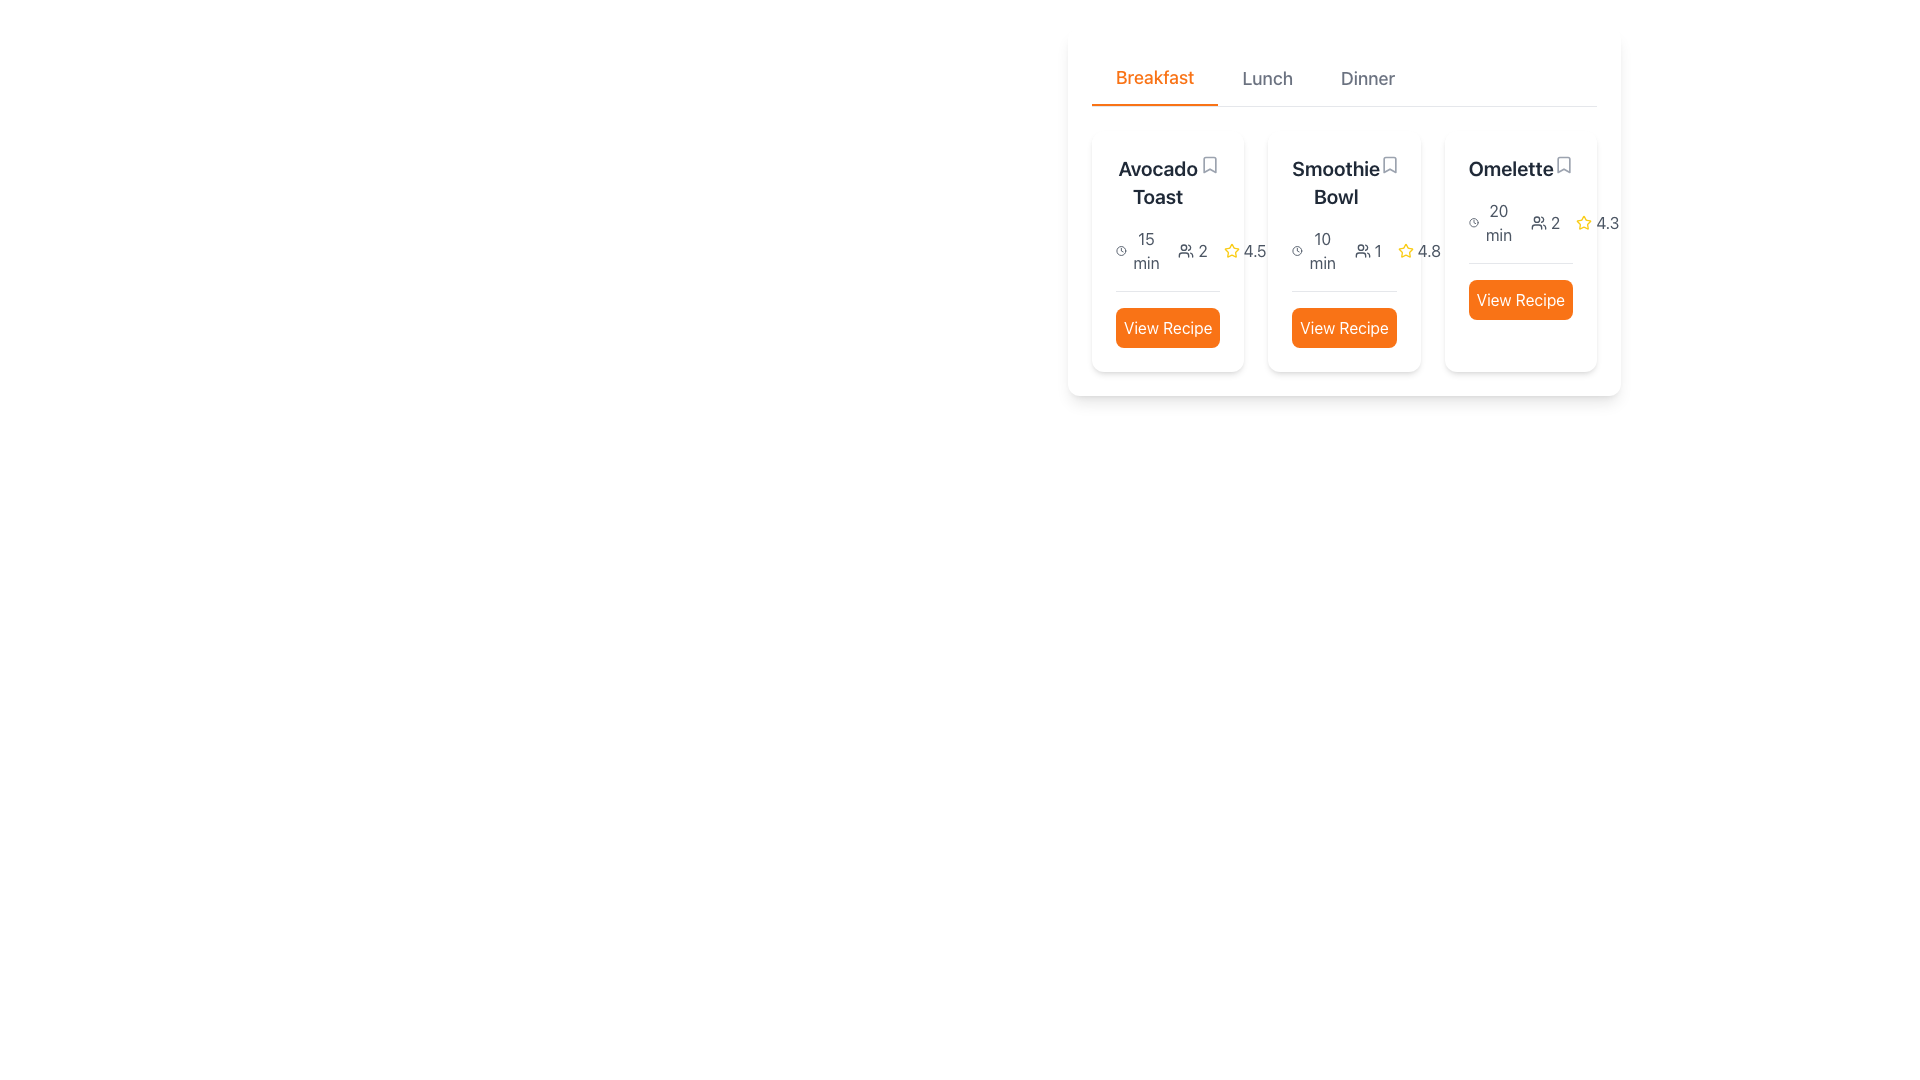 The image size is (1920, 1080). What do you see at coordinates (1230, 249) in the screenshot?
I see `the star icon representing the rating component located in the second card (Smoothie Bowl) under the Breakfast section, positioned to the right of the user count indicator and left of the numeric rating (4.5)` at bounding box center [1230, 249].